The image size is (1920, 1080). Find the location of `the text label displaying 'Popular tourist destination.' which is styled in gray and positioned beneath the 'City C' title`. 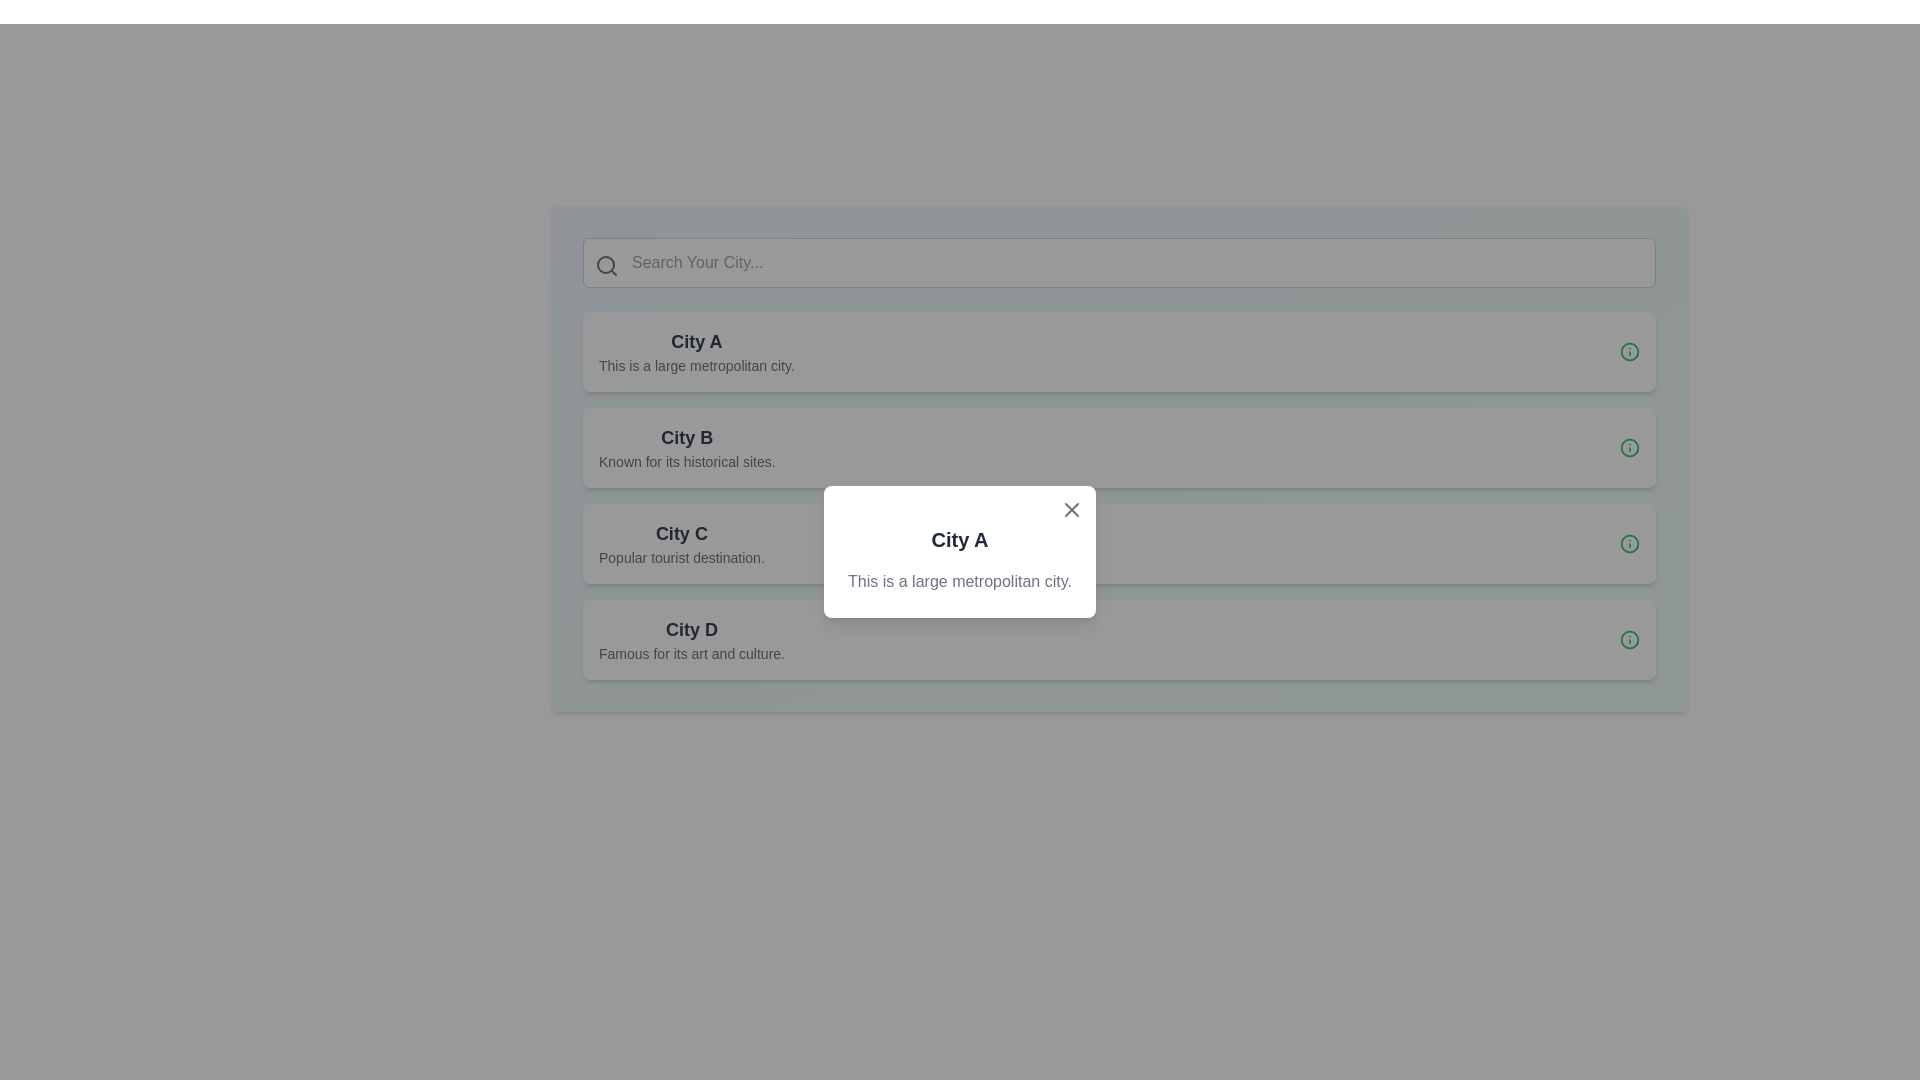

the text label displaying 'Popular tourist destination.' which is styled in gray and positioned beneath the 'City C' title is located at coordinates (681, 558).